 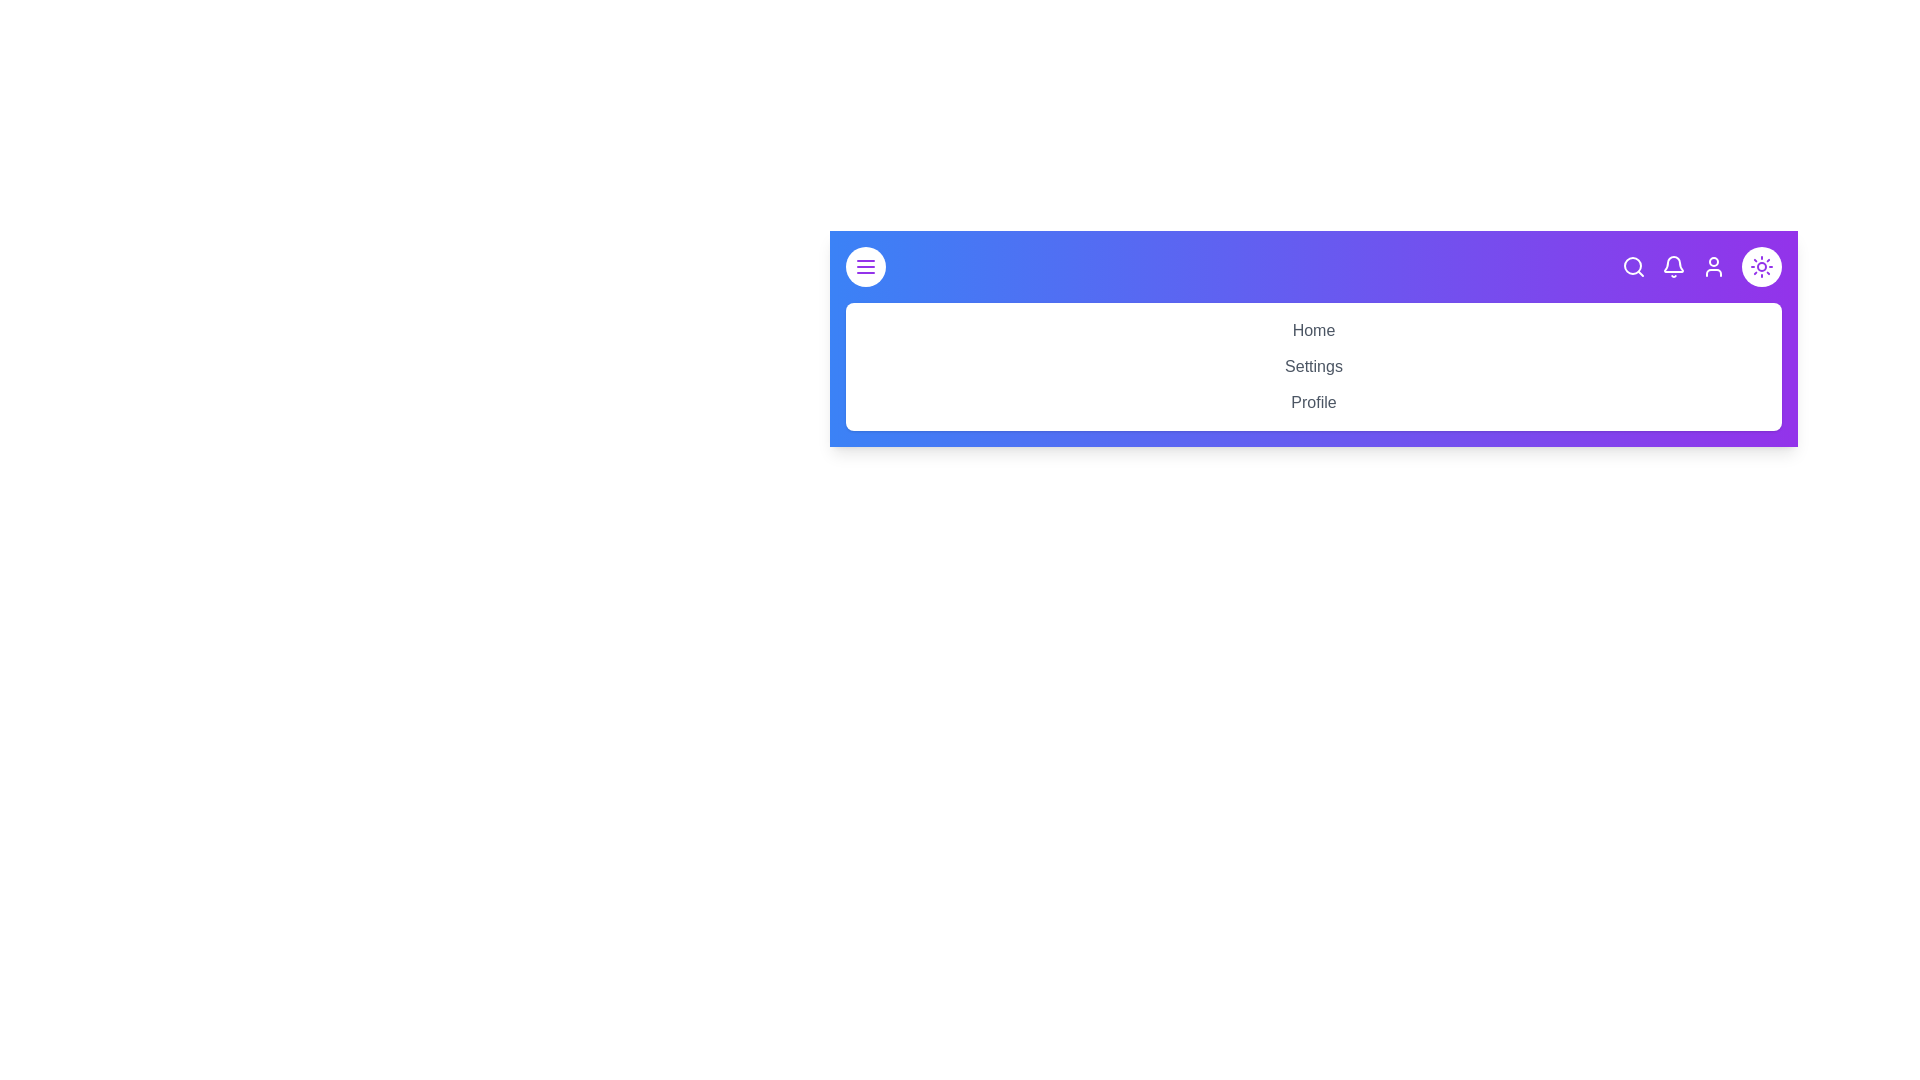 What do you see at coordinates (1761, 265) in the screenshot?
I see `the light/dark mode toggle button to switch the mode` at bounding box center [1761, 265].